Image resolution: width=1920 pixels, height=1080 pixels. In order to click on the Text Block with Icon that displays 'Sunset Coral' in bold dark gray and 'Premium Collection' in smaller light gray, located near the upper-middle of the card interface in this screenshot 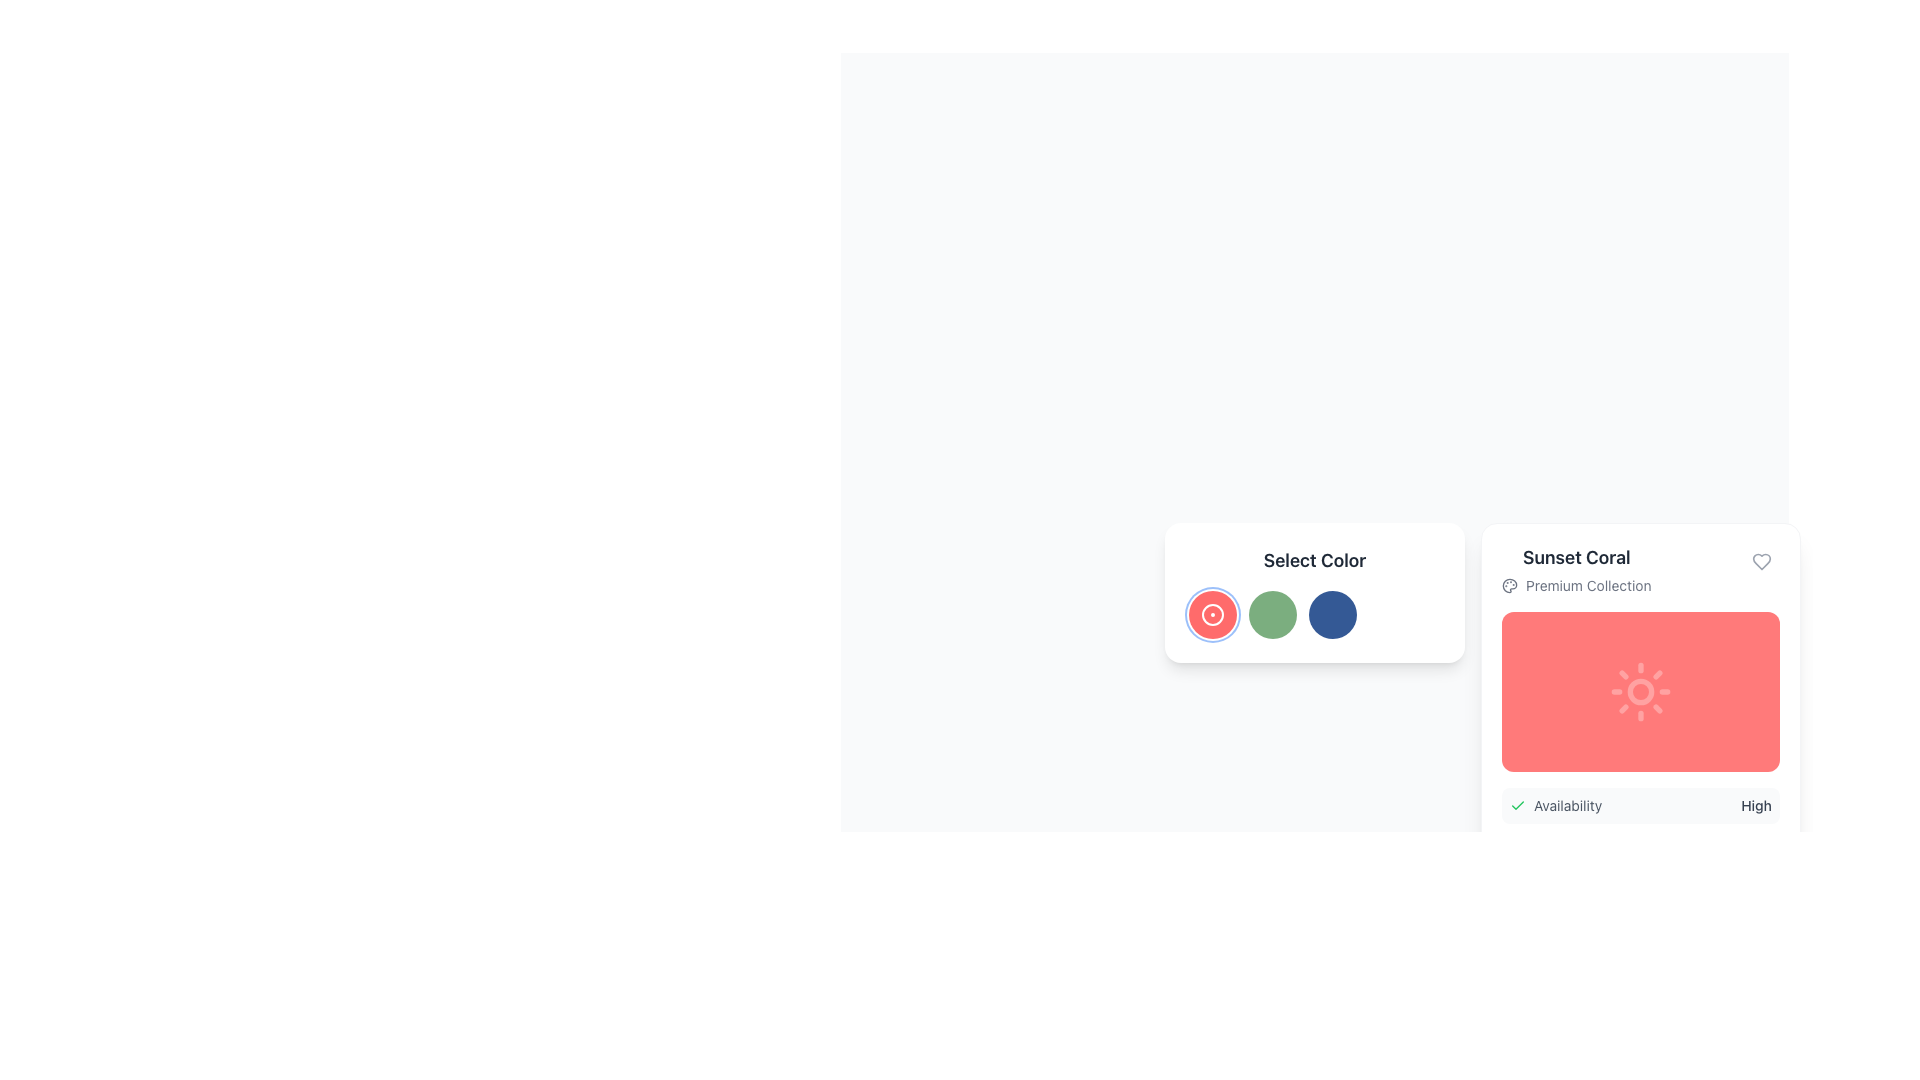, I will do `click(1575, 570)`.